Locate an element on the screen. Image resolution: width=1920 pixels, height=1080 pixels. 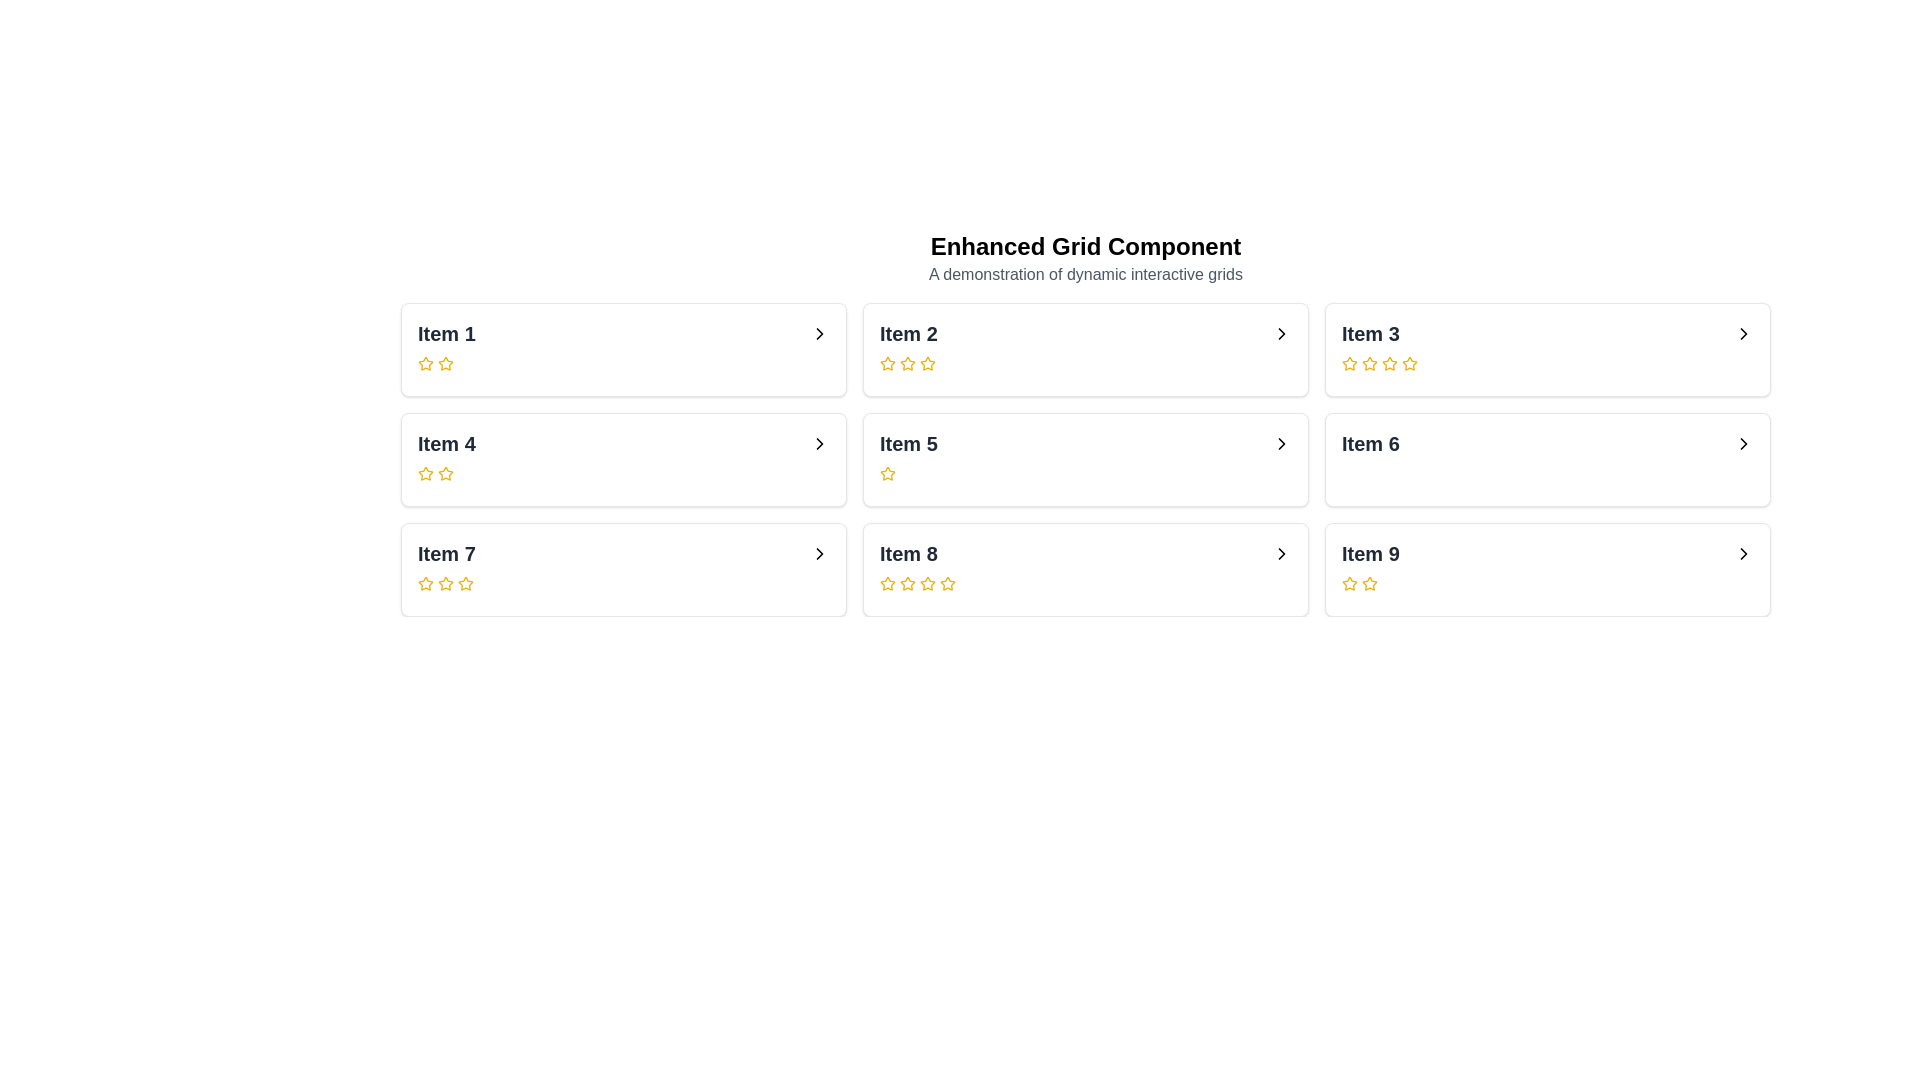
the rightward pointing chevron icon located within the card labeled 'Item 9' is located at coordinates (1742, 554).